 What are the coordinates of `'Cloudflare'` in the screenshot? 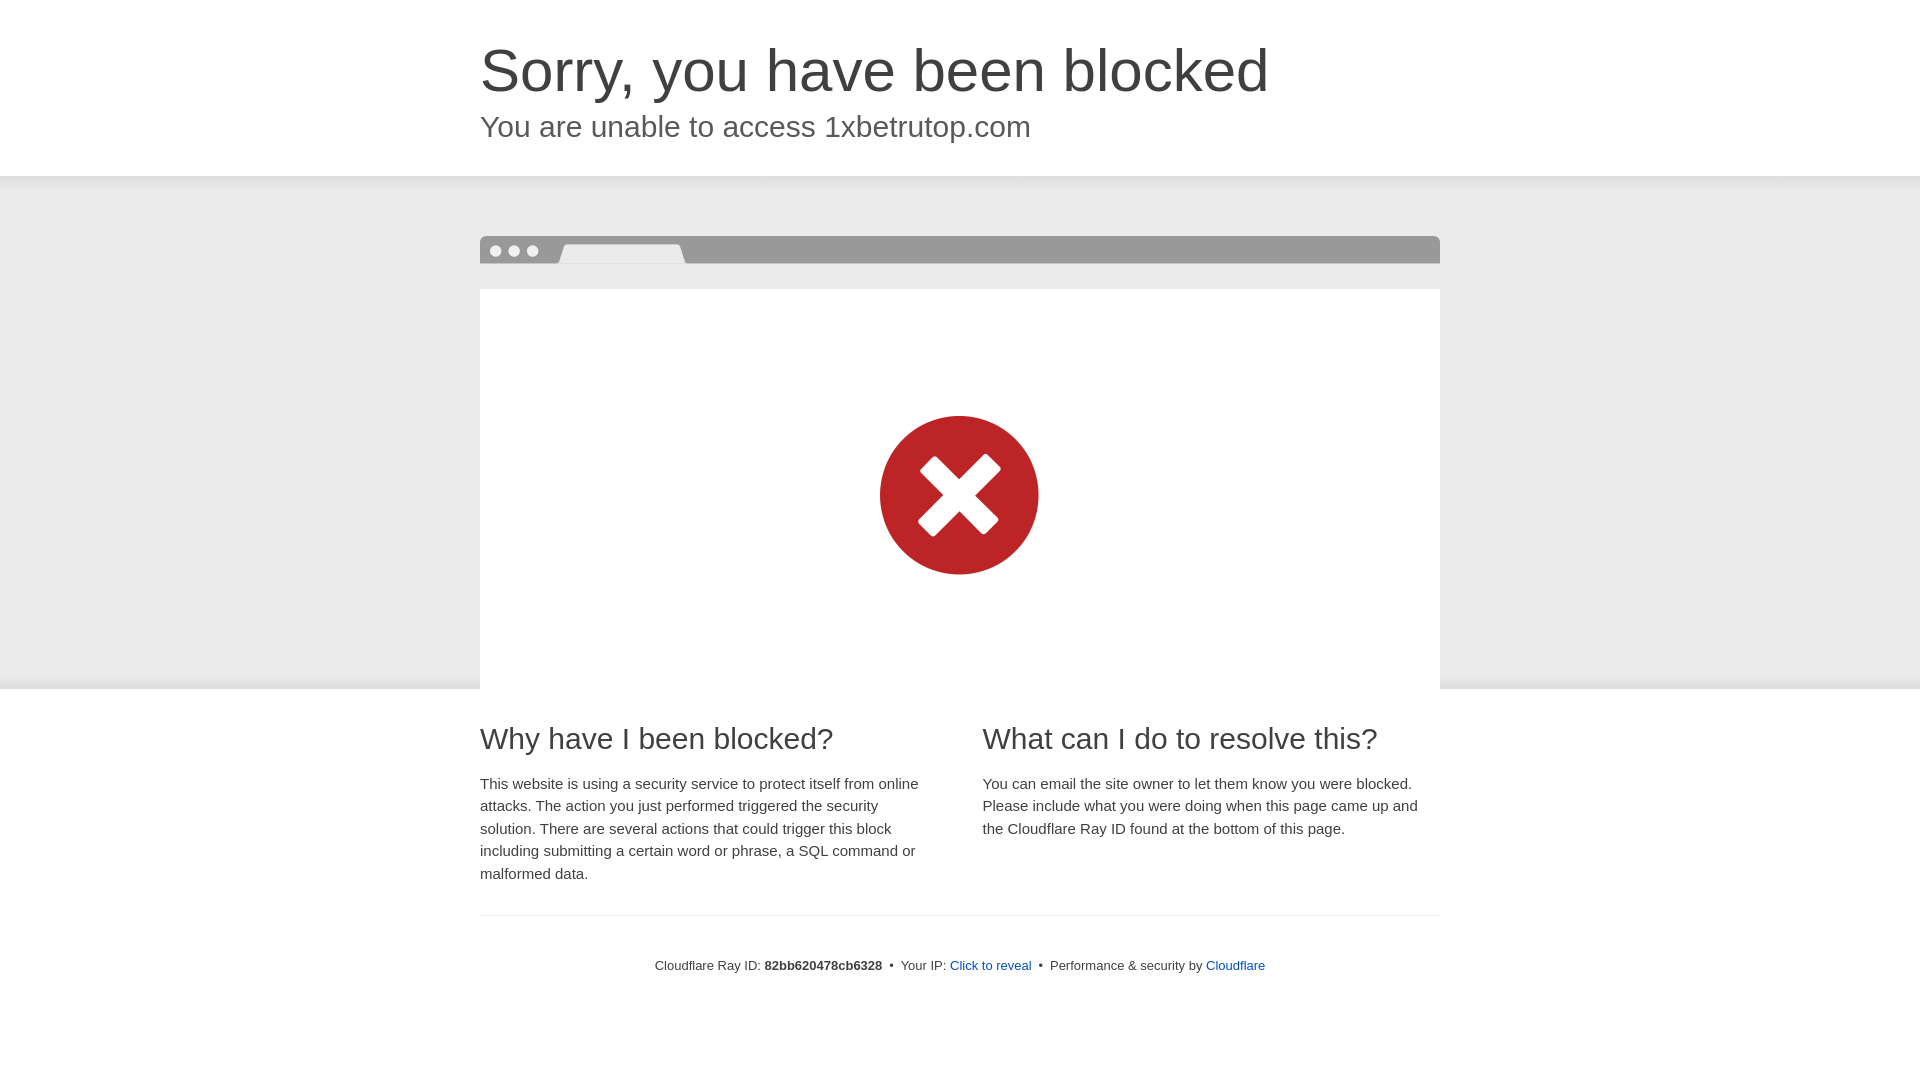 It's located at (1234, 964).